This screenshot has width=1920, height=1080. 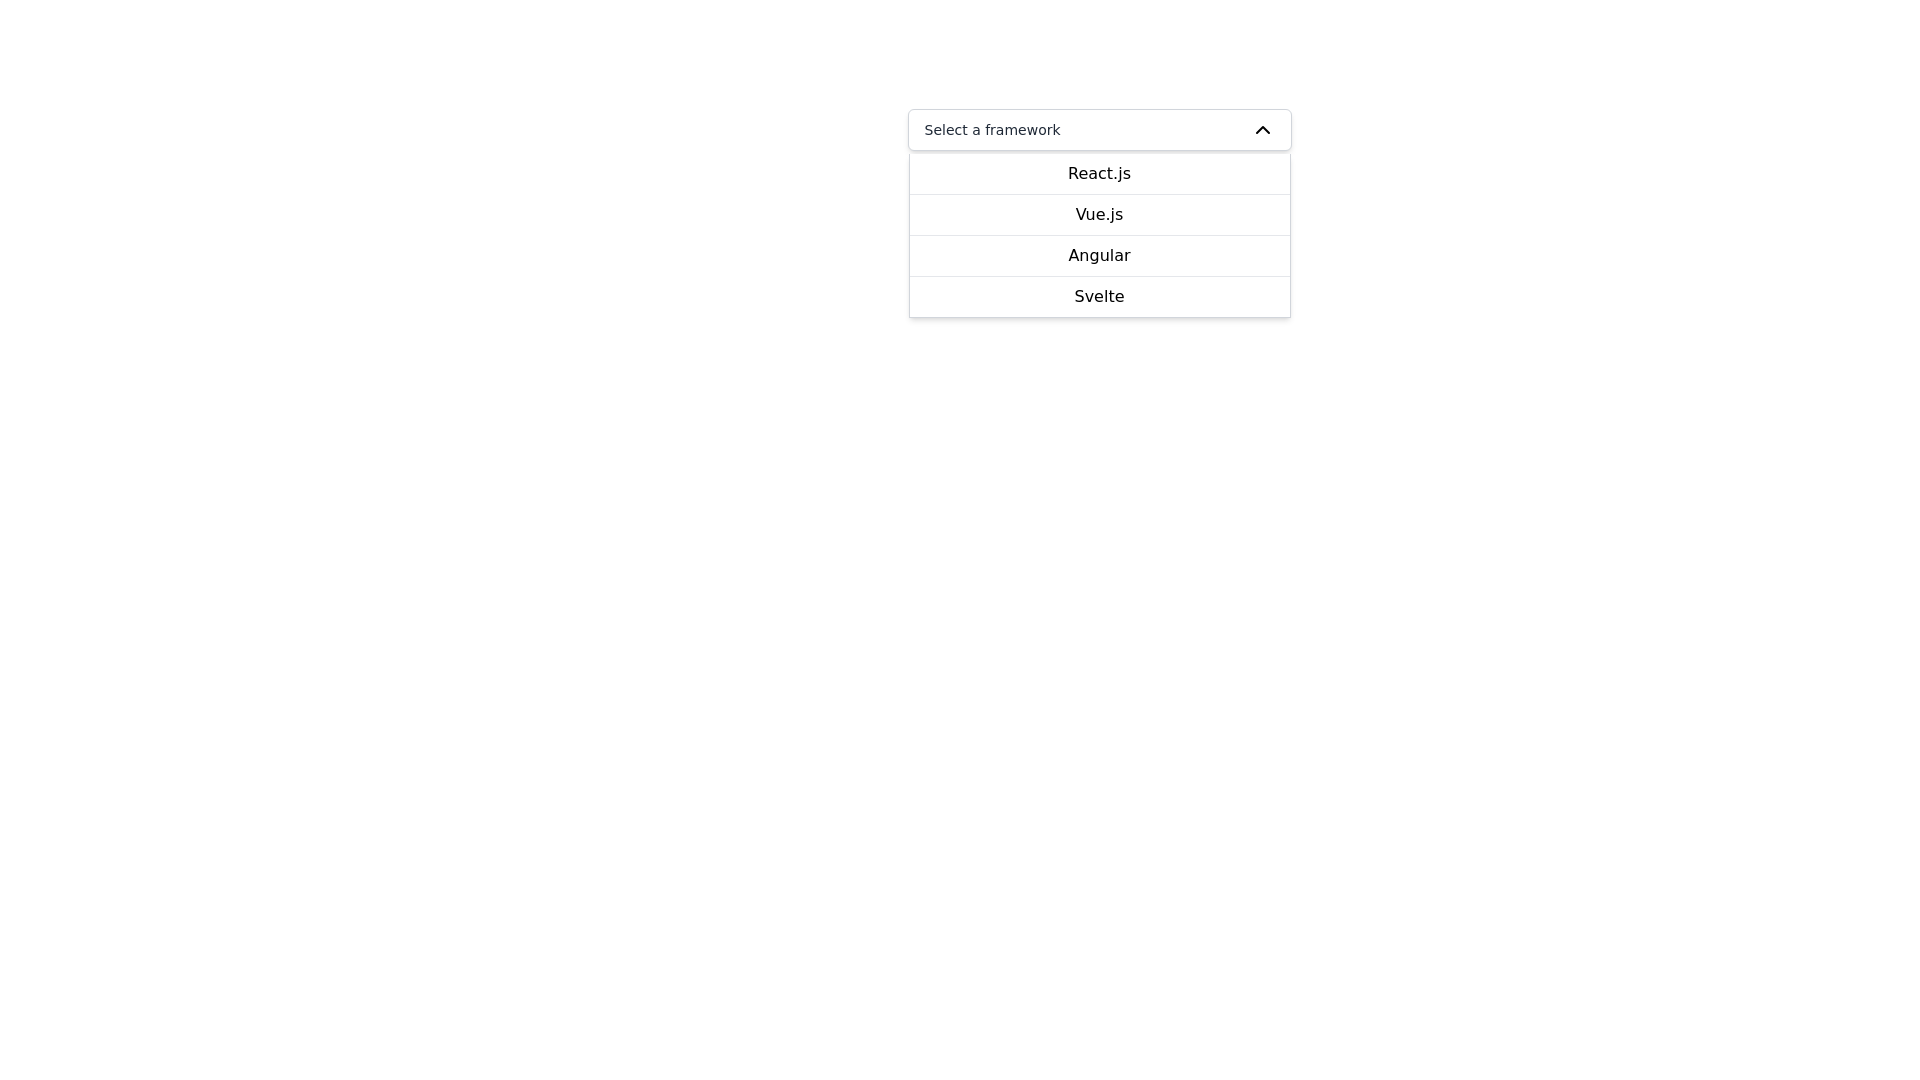 What do you see at coordinates (1098, 130) in the screenshot?
I see `the dropdown menu labeled 'Select a framework'` at bounding box center [1098, 130].